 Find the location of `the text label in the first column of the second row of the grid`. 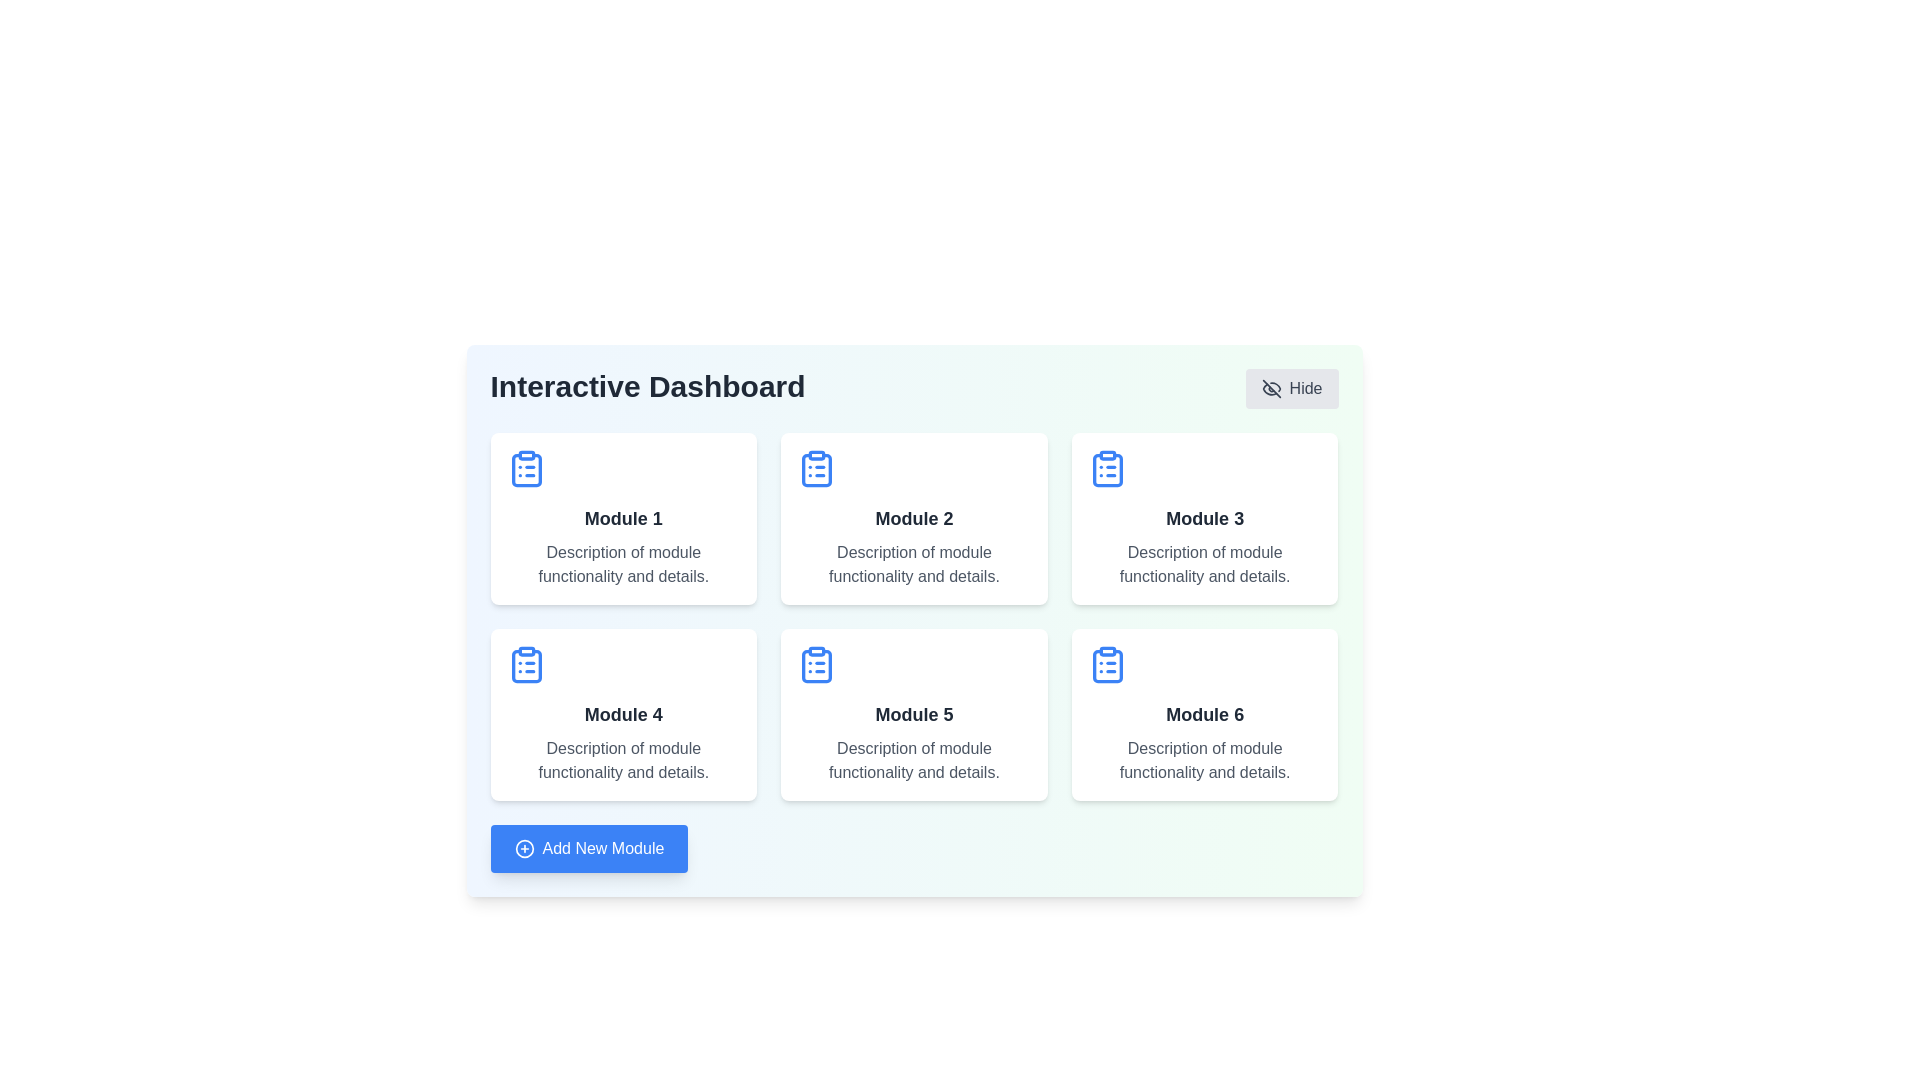

the text label in the first column of the second row of the grid is located at coordinates (622, 713).